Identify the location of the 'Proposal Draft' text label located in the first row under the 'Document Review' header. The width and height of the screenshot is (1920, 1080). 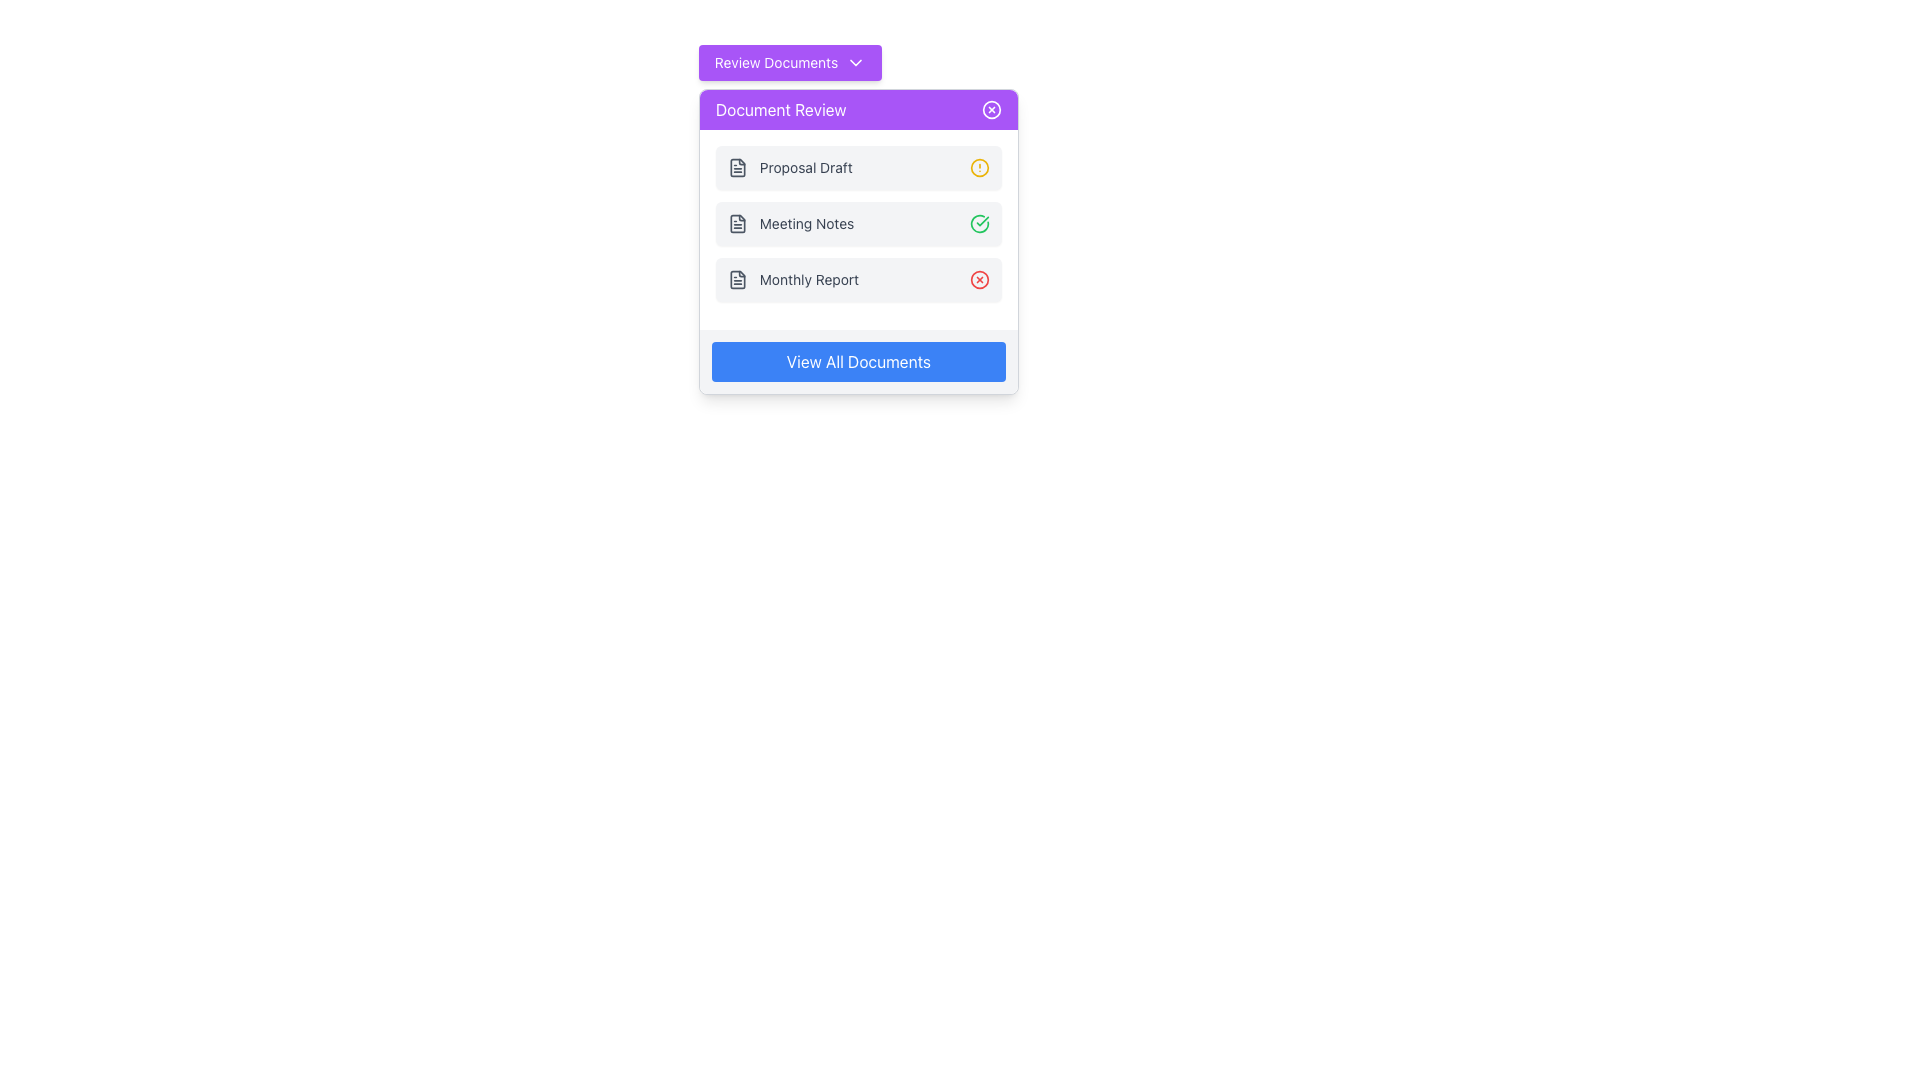
(806, 167).